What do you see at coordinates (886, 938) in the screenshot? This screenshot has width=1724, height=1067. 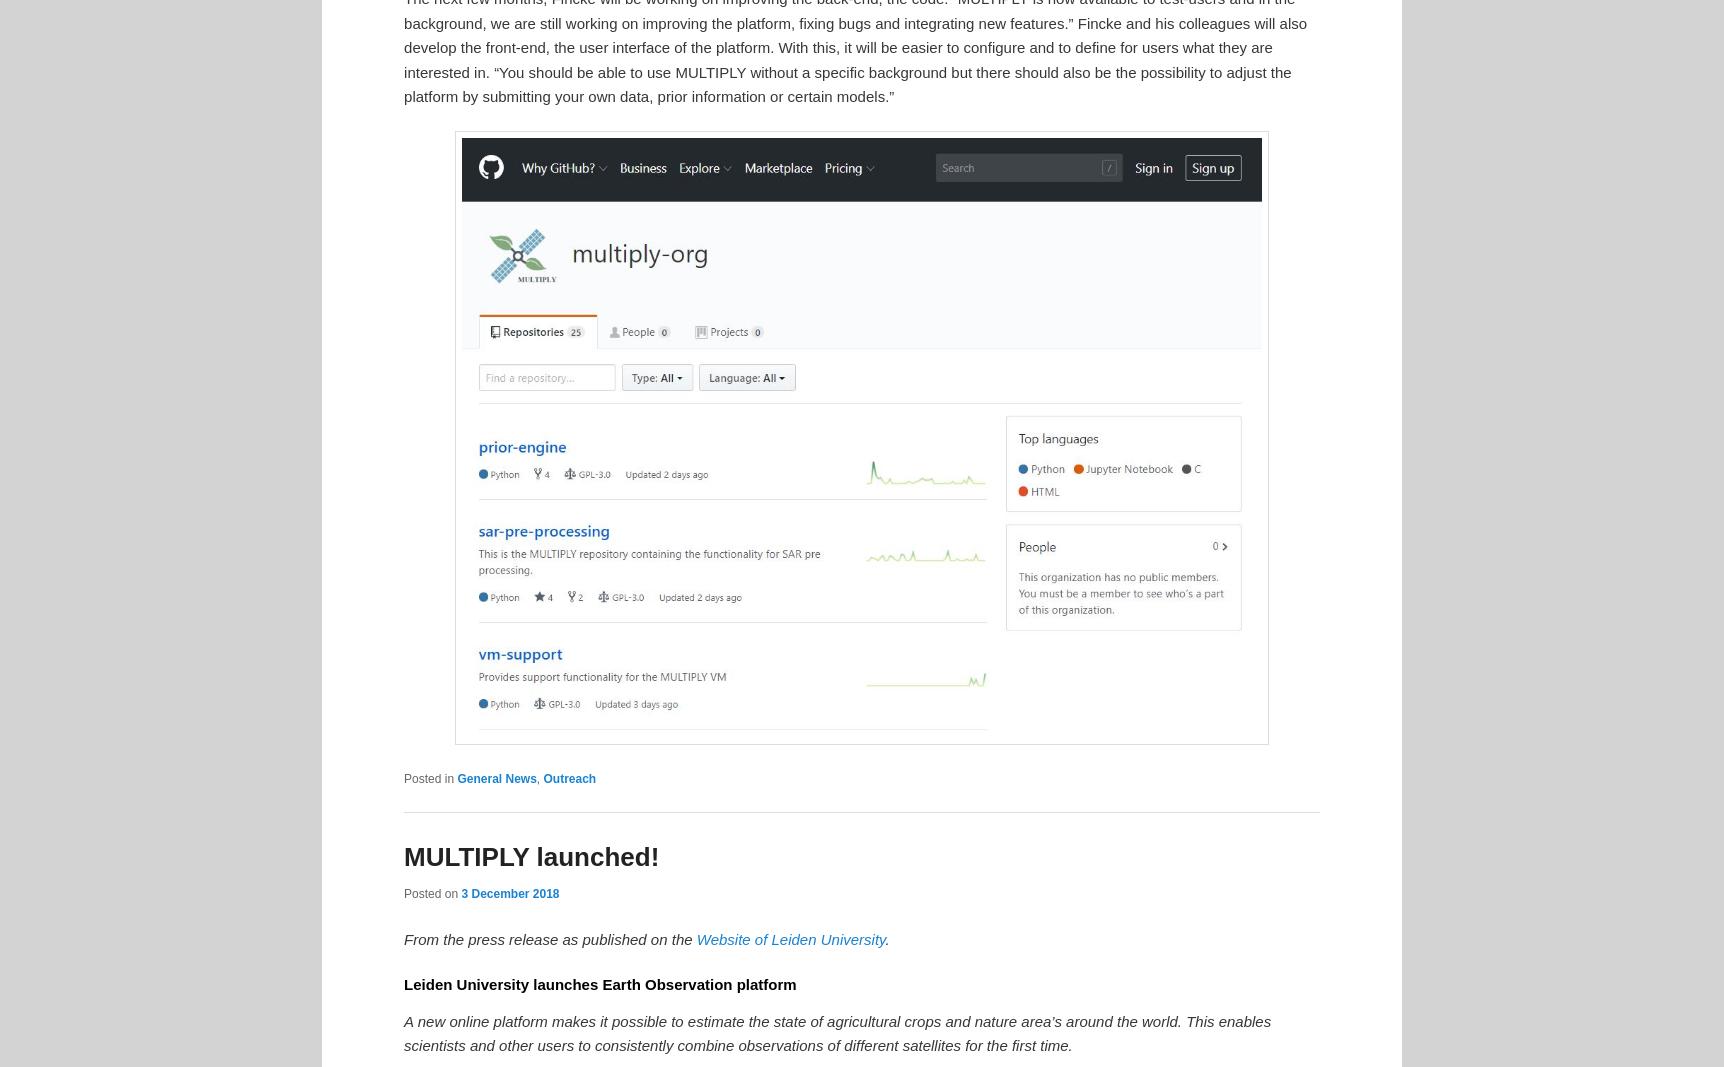 I see `'.'` at bounding box center [886, 938].